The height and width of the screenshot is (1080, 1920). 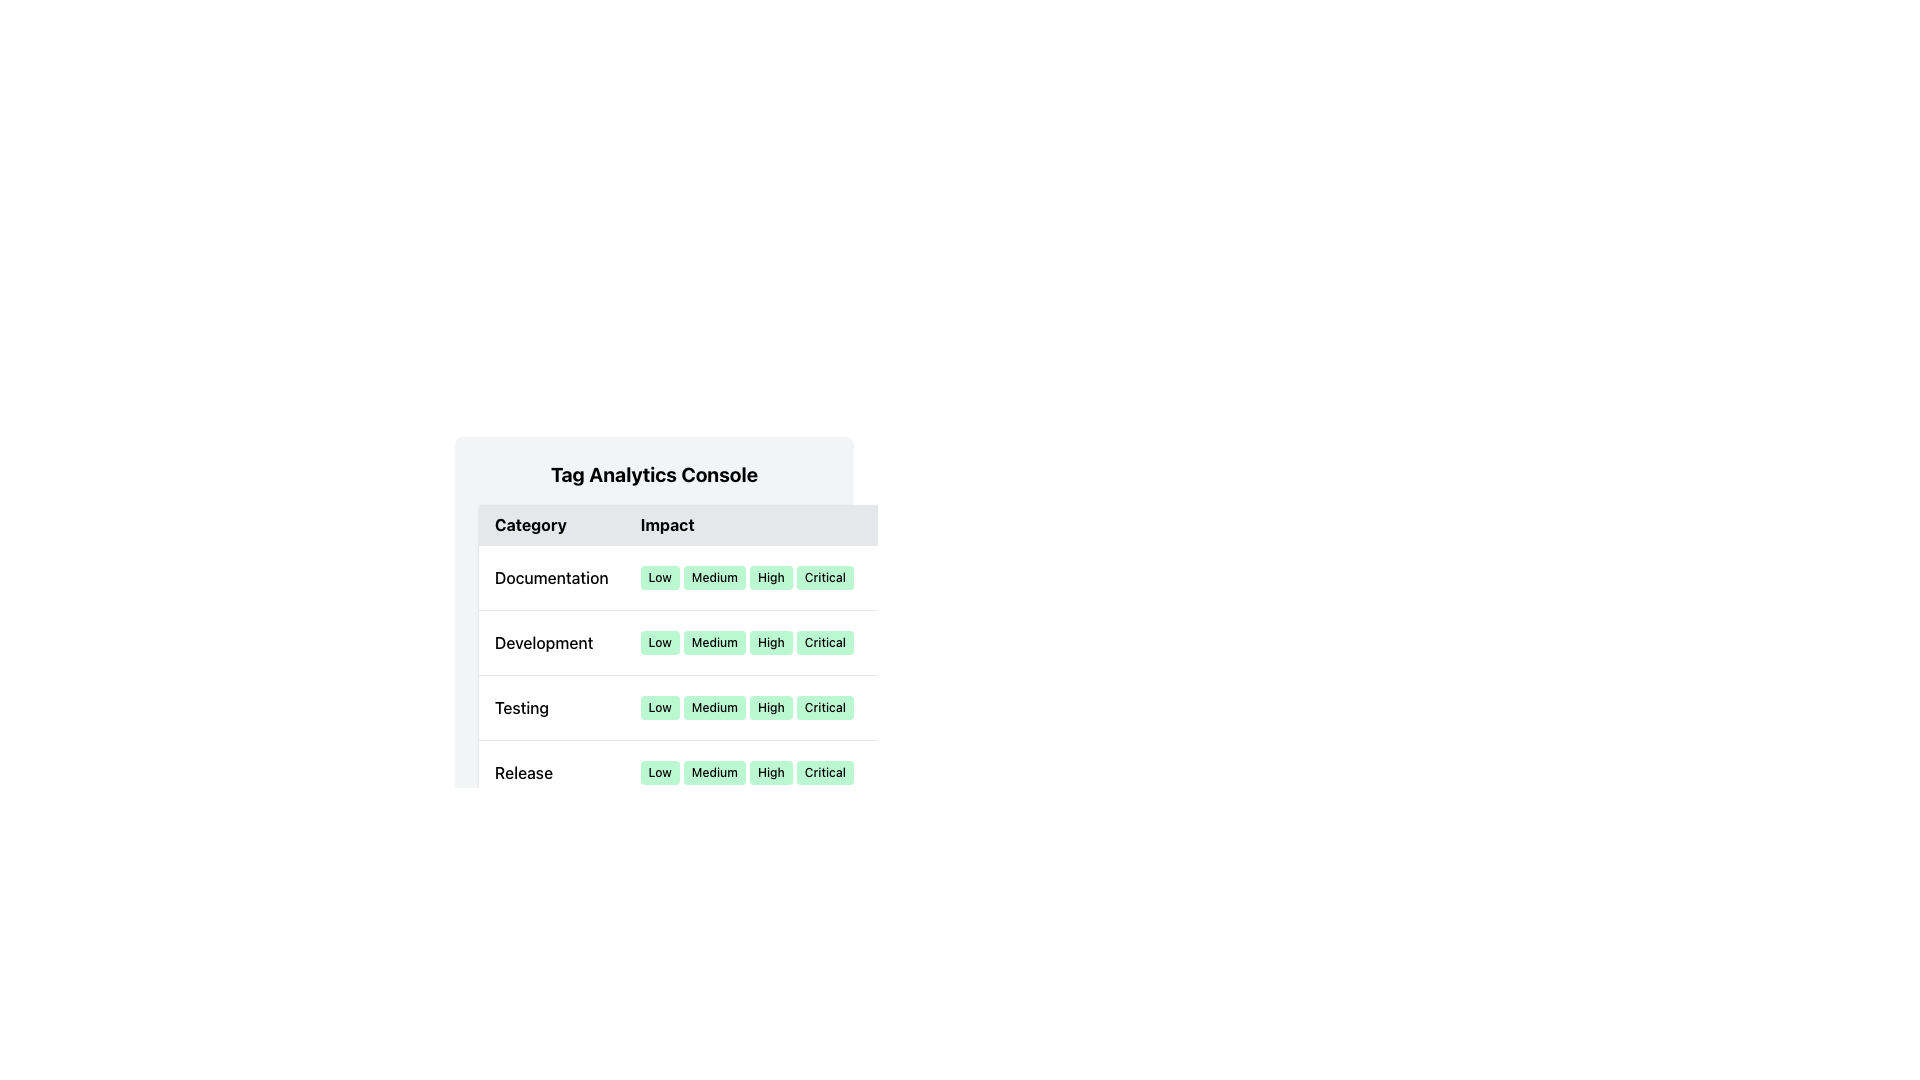 What do you see at coordinates (825, 707) in the screenshot?
I see `the 'Critical' status indicator badge in the 'Impact' column of the 'Testing' row, which is the last badge in a group of four badges labeled 'Low', 'Medium', 'High', and 'Critical'` at bounding box center [825, 707].